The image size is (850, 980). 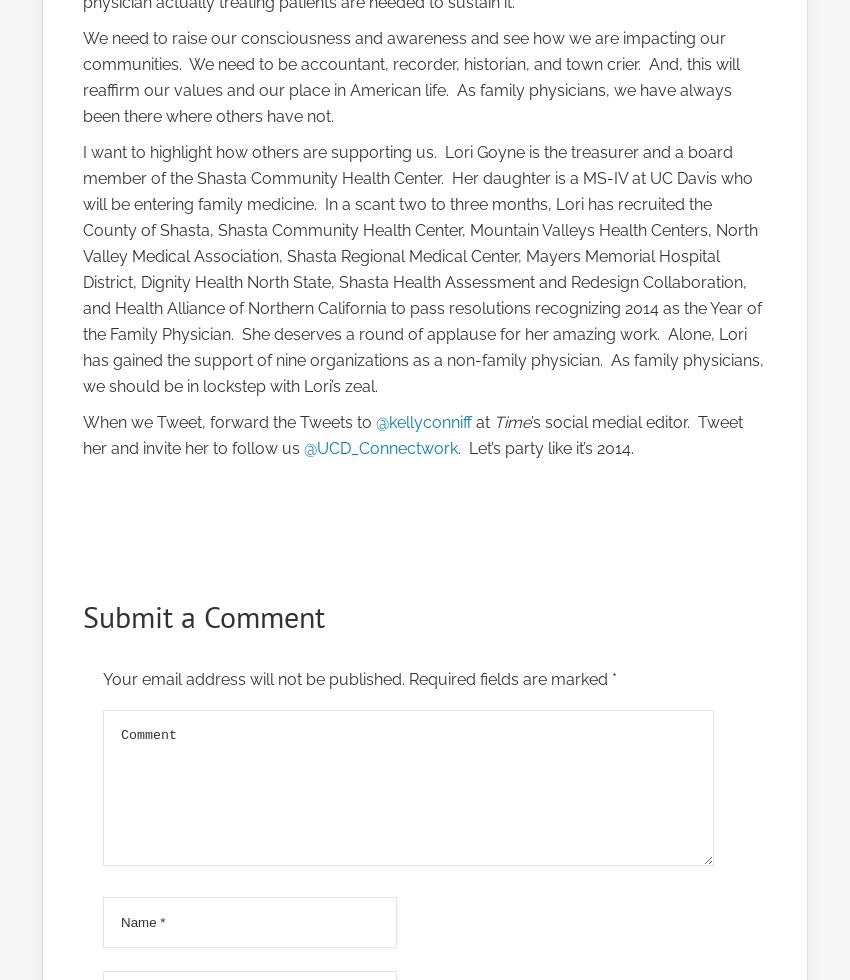 I want to click on 'at', so click(x=482, y=422).